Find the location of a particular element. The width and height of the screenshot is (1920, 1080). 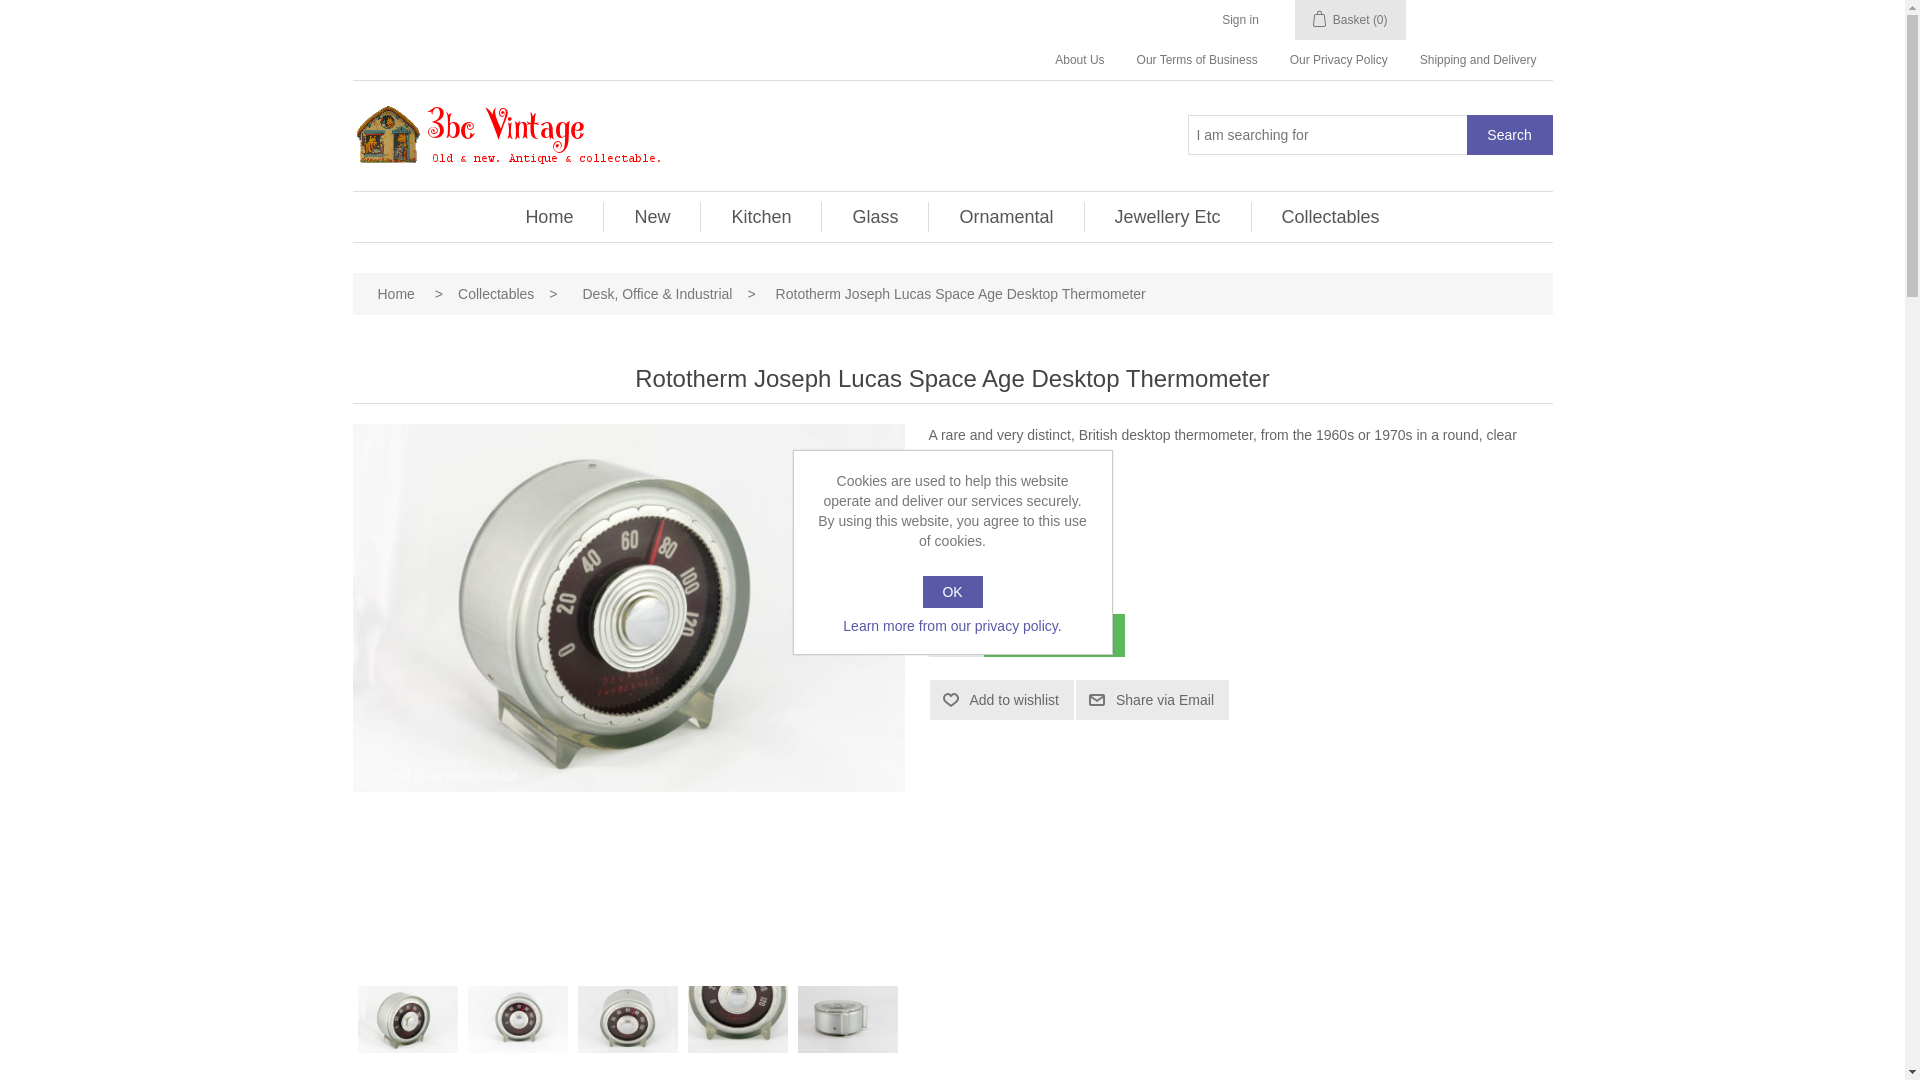

'About Us' is located at coordinates (1078, 59).